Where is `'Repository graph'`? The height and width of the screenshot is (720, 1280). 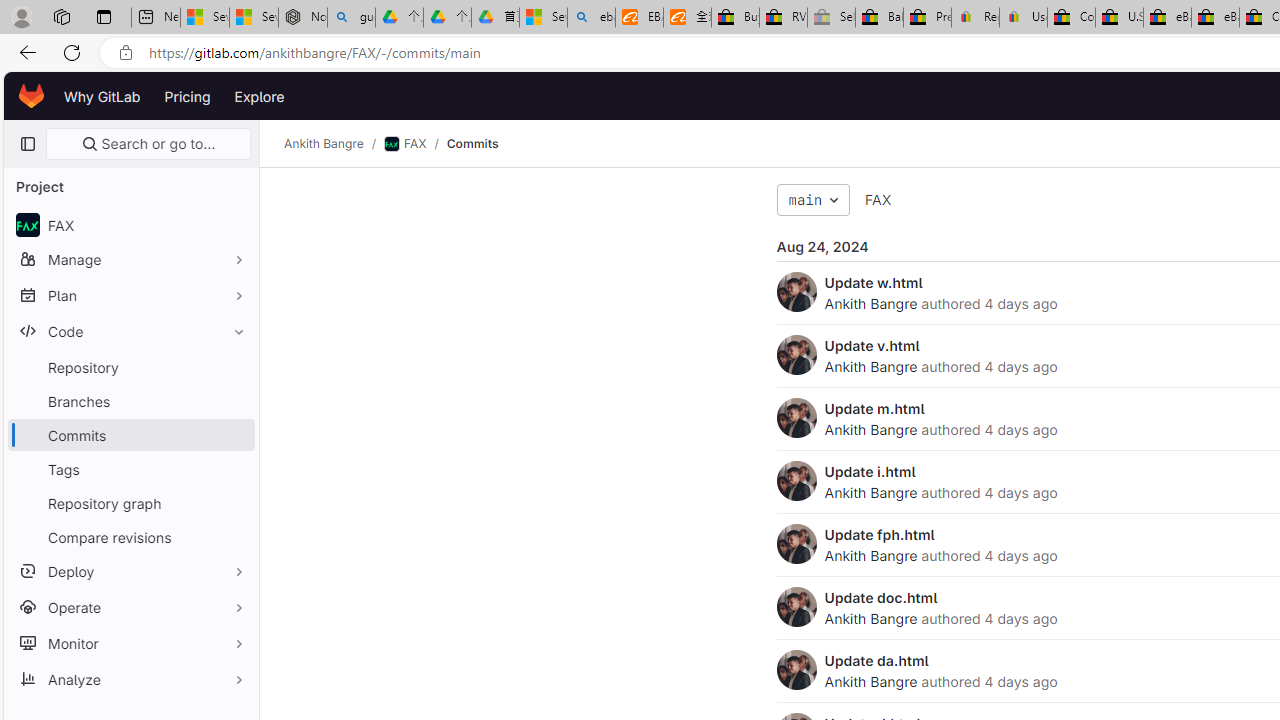 'Repository graph' is located at coordinates (130, 501).